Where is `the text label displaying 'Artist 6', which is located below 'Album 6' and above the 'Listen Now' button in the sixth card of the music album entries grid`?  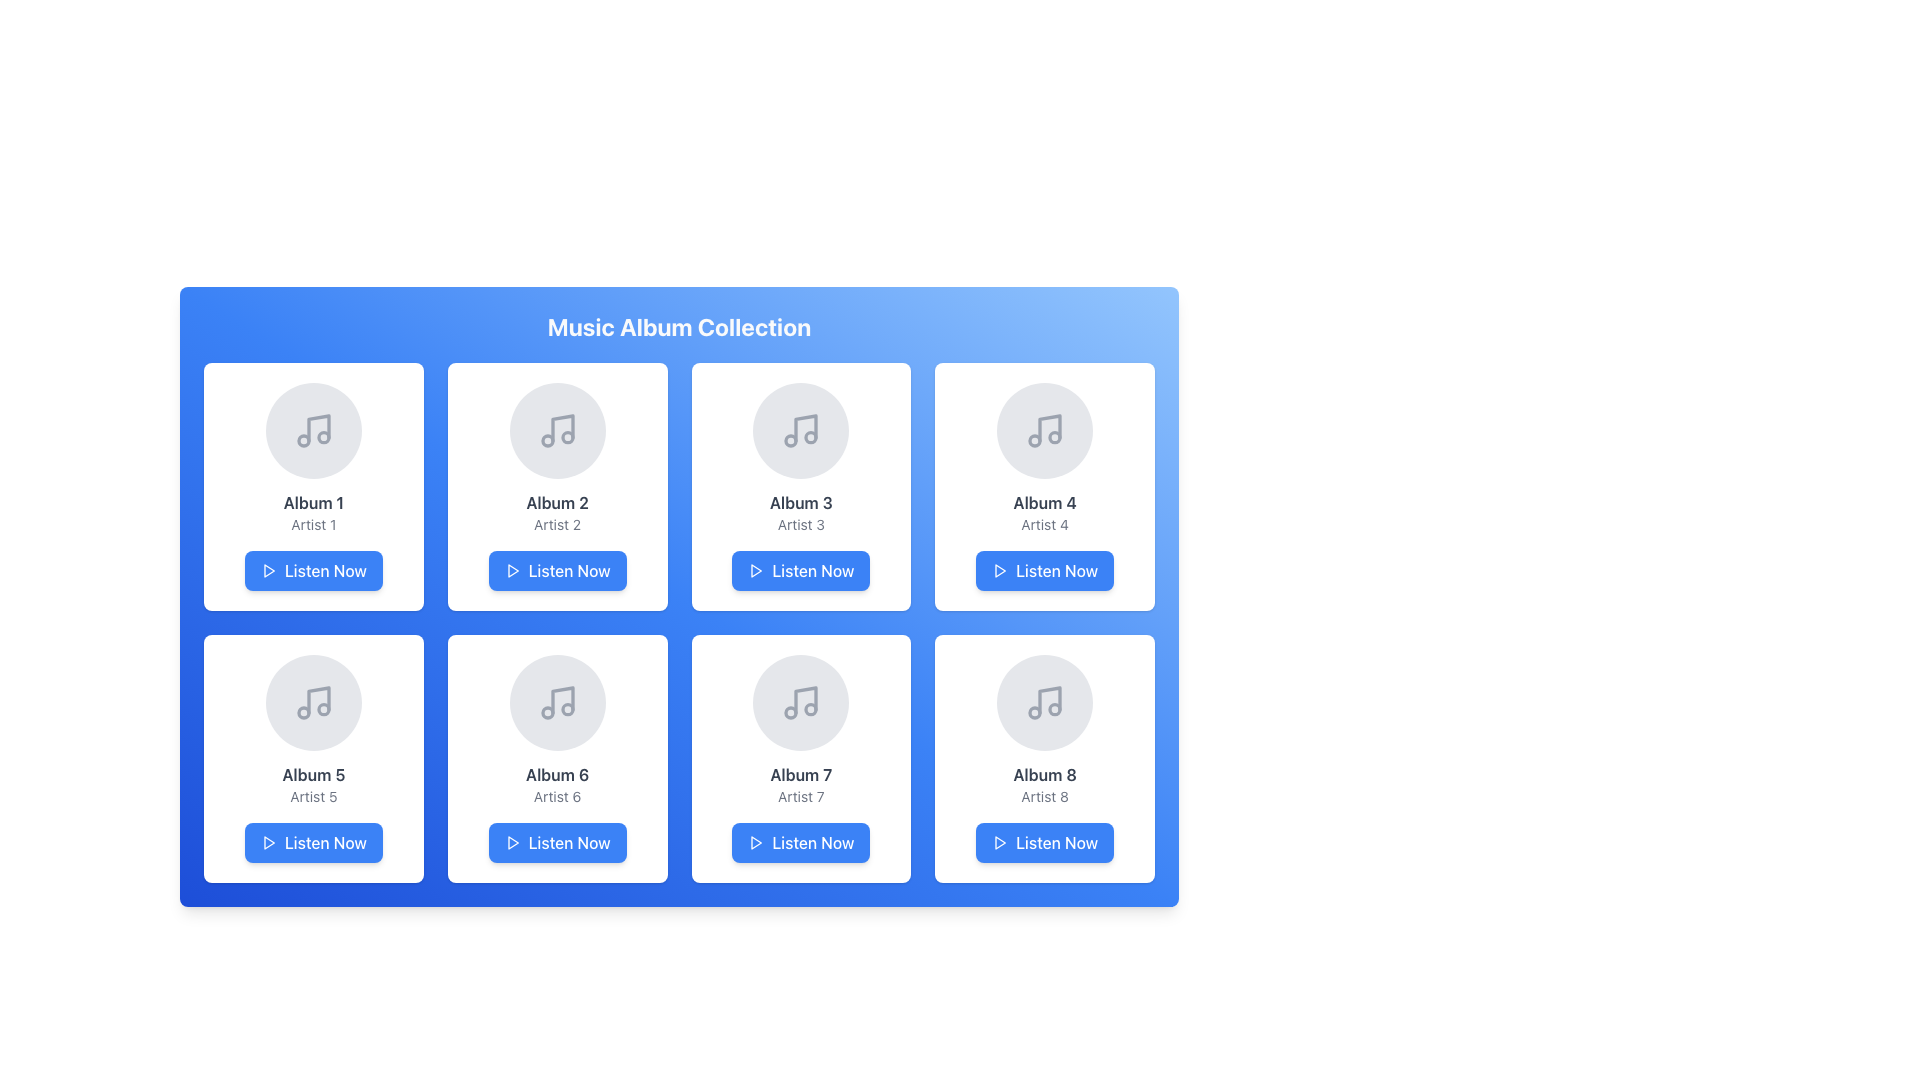 the text label displaying 'Artist 6', which is located below 'Album 6' and above the 'Listen Now' button in the sixth card of the music album entries grid is located at coordinates (557, 796).